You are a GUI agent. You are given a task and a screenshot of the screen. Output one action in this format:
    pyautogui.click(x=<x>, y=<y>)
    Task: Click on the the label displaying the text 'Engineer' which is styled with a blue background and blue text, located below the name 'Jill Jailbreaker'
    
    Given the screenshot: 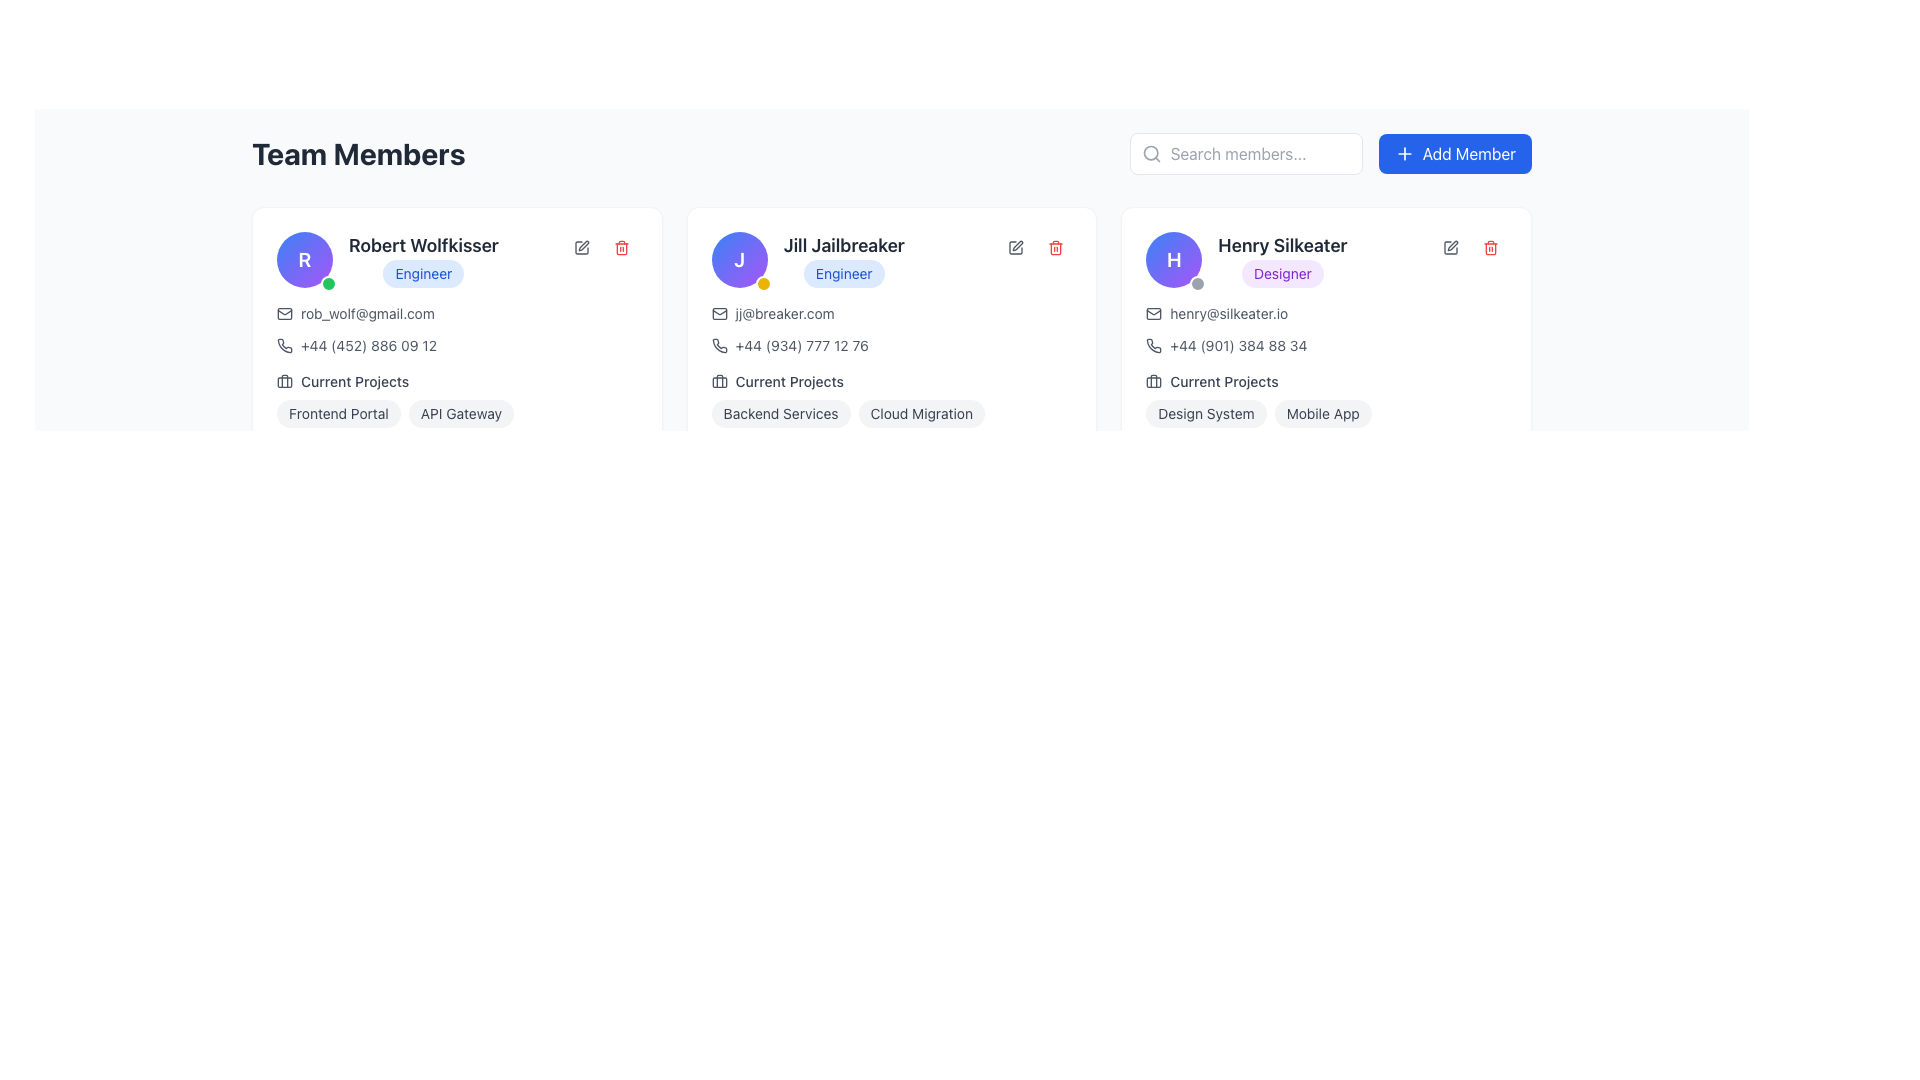 What is the action you would take?
    pyautogui.click(x=844, y=273)
    